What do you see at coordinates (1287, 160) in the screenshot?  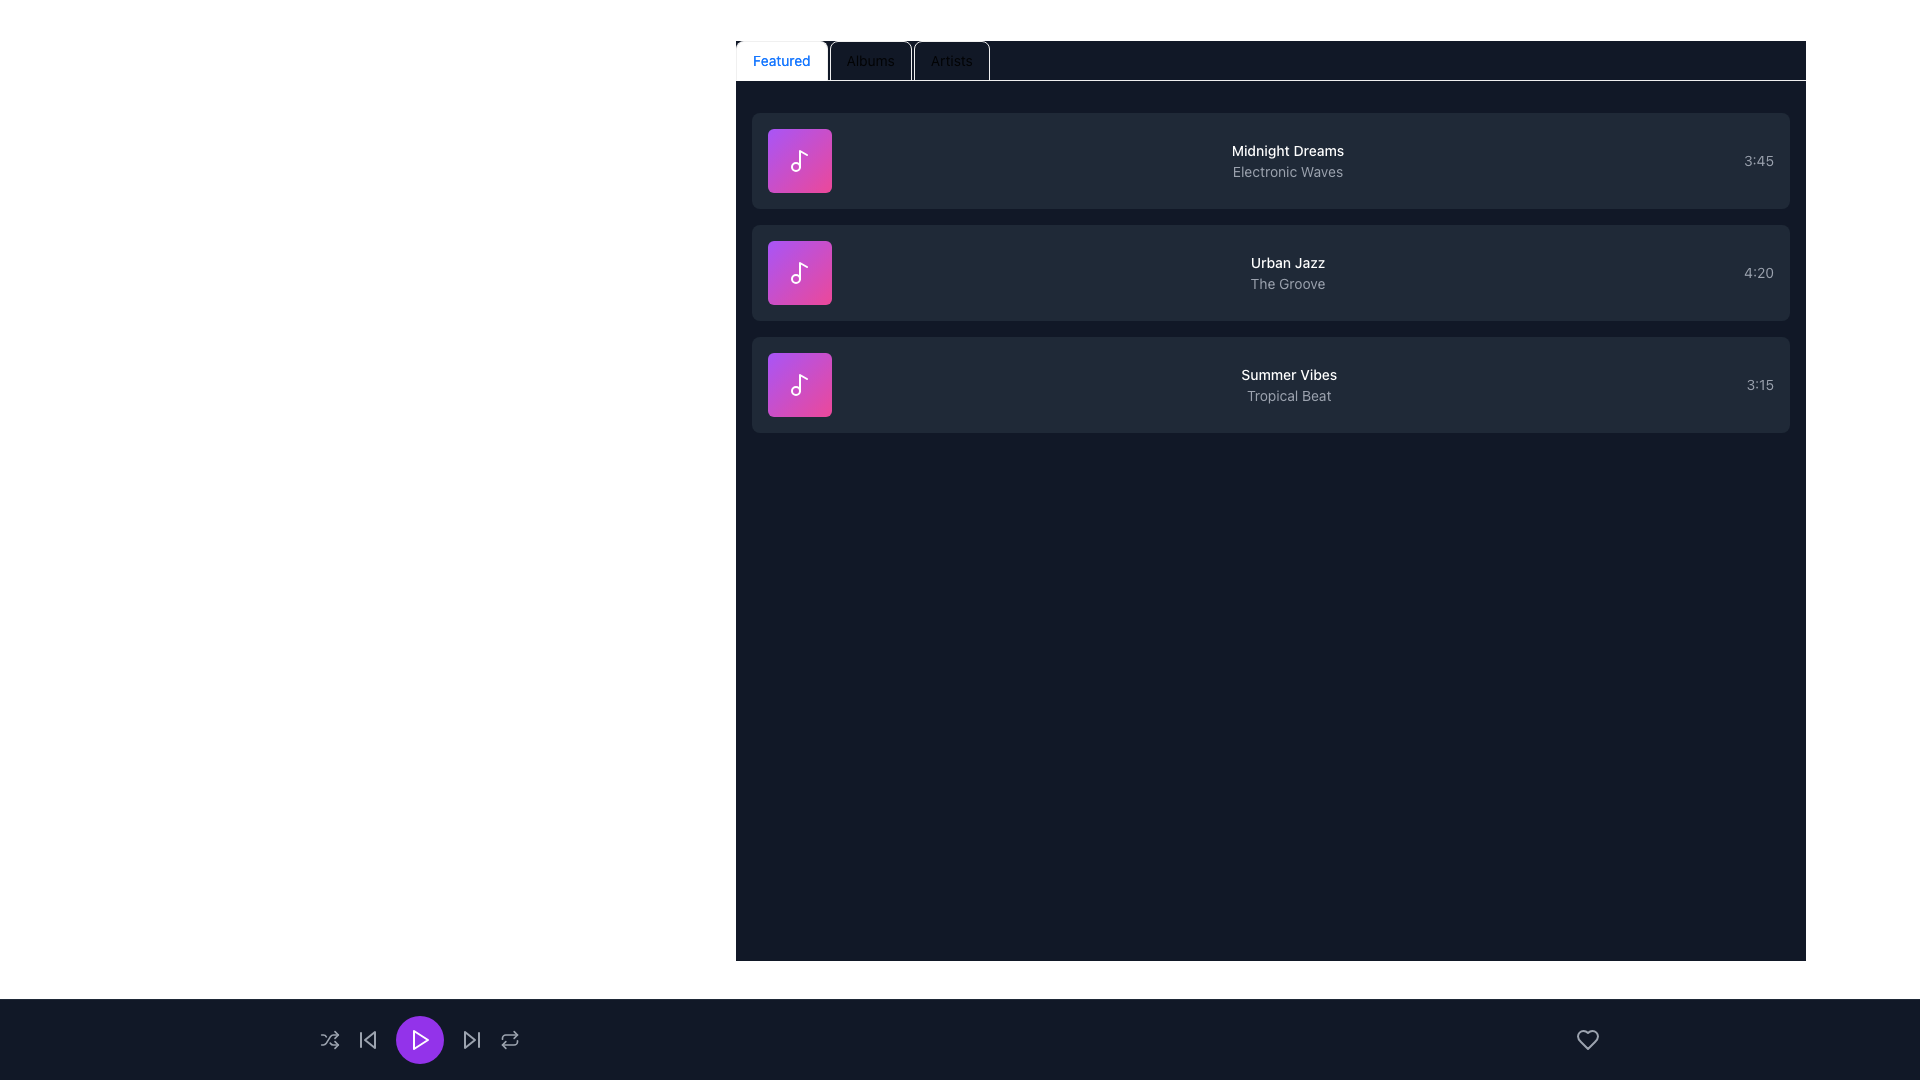 I see `the text display element that shows the title and subtitle of the media item` at bounding box center [1287, 160].